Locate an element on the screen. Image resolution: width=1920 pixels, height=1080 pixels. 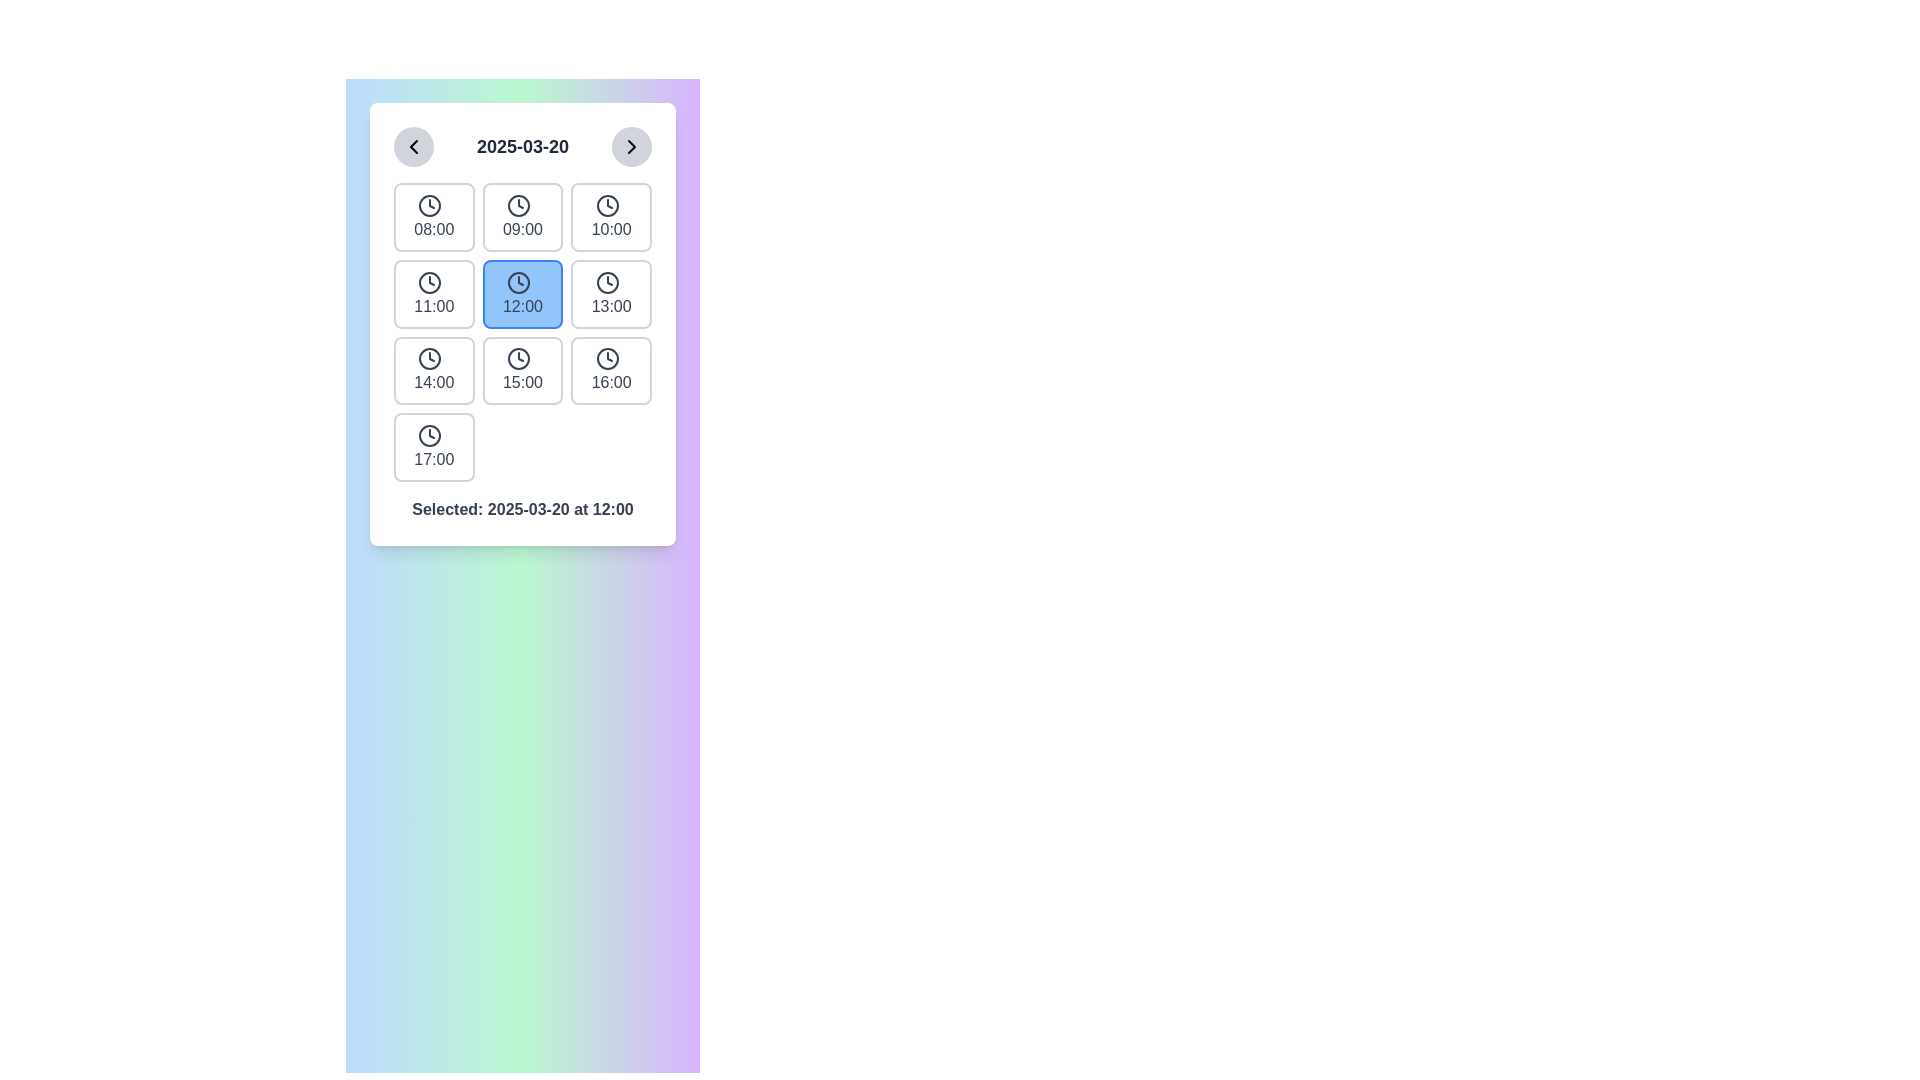
the circular clock icon representing the time selection indicator for '14:00', located in the third row and first column of the grid layout is located at coordinates (429, 358).